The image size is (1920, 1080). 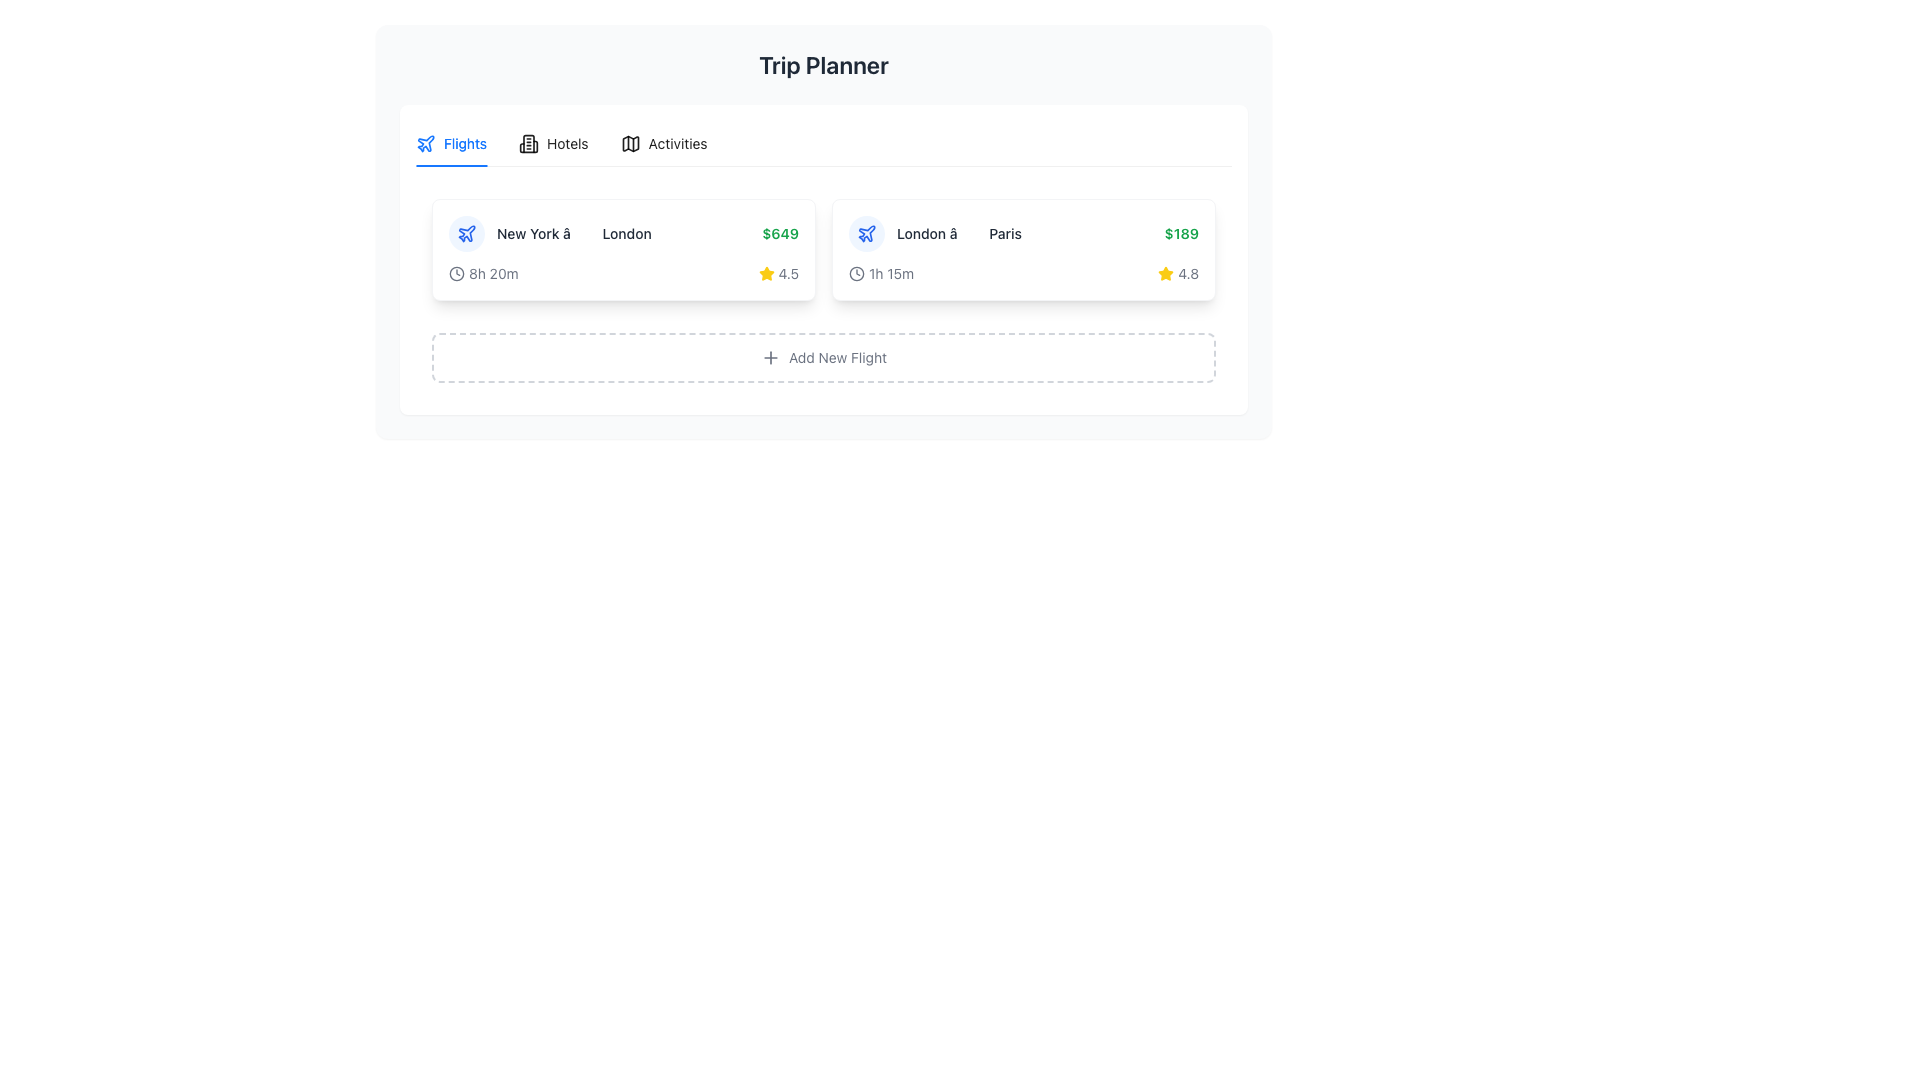 I want to click on the Rating Display element in the lower-right corner of the flight card for the route 'New York - London' that visually represents a rating of 4.5, so click(x=777, y=273).